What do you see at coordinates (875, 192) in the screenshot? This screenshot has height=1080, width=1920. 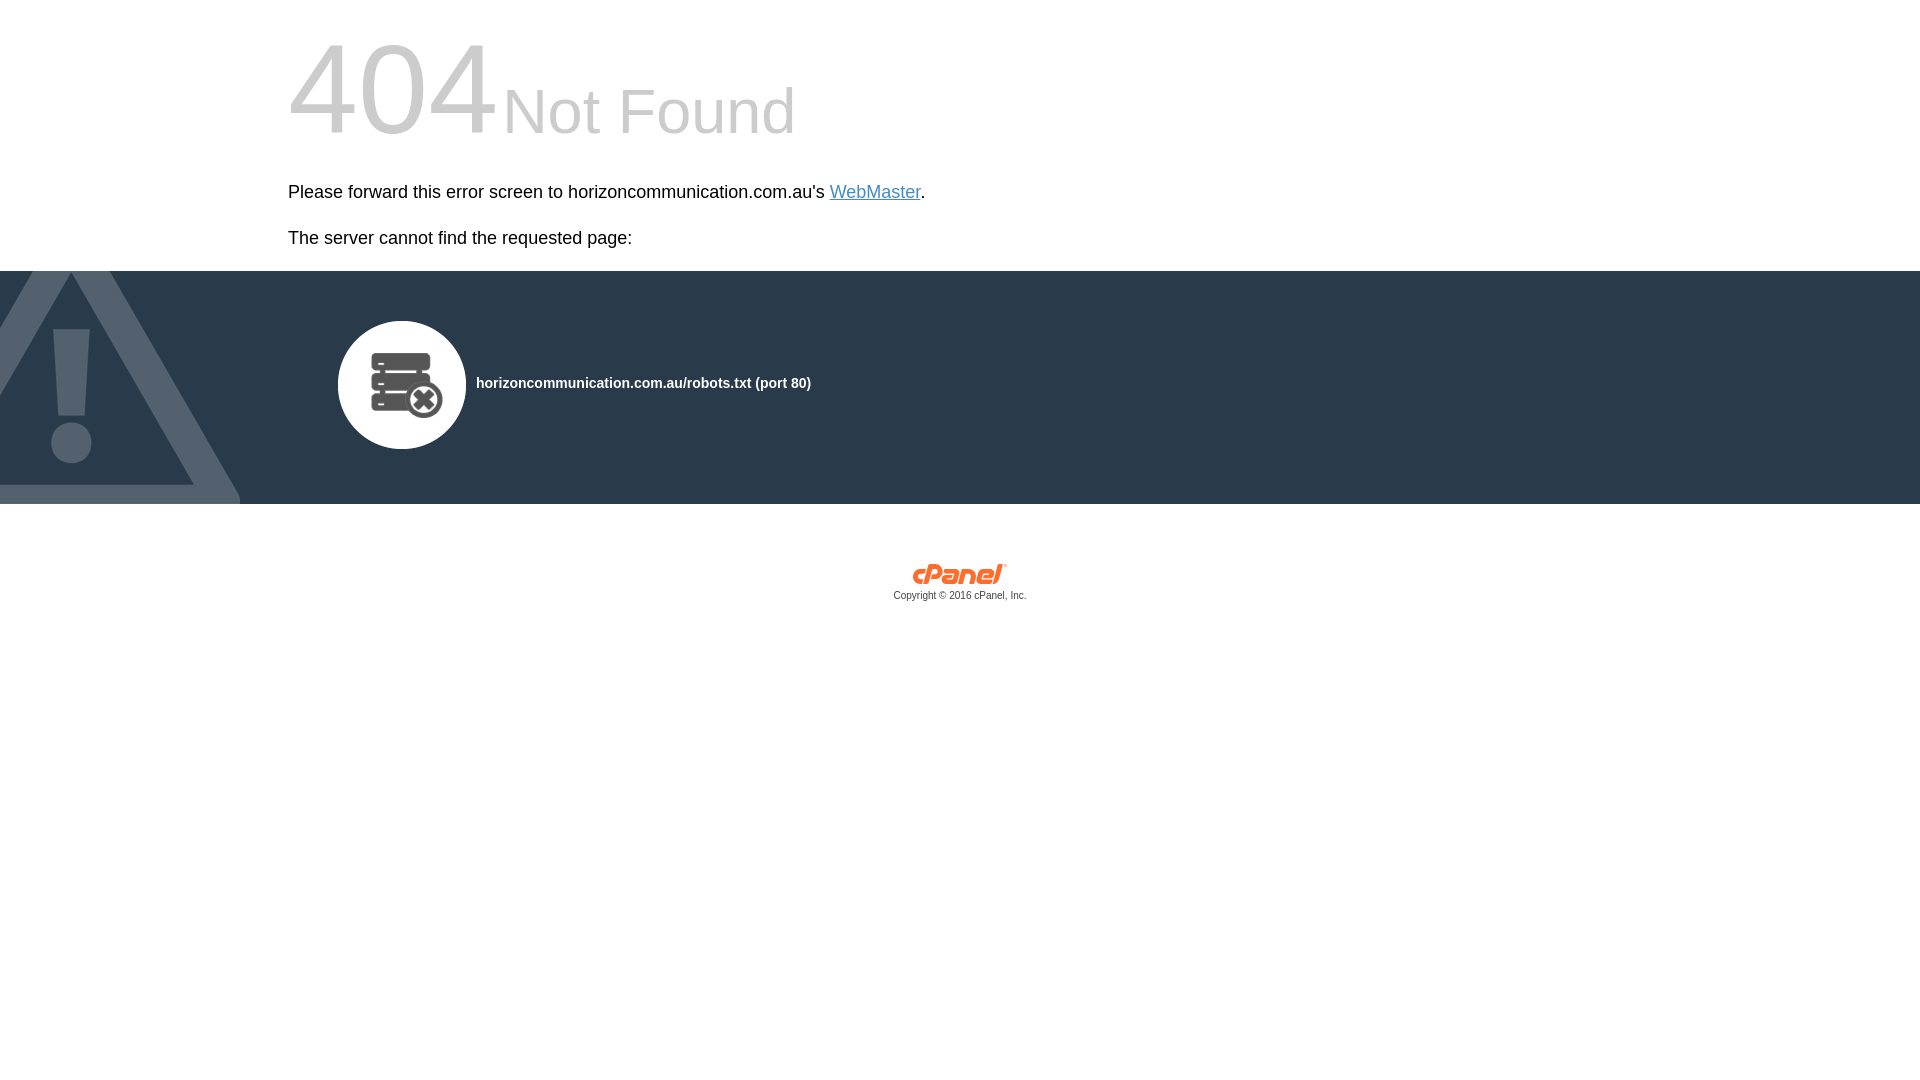 I see `'WebMaster'` at bounding box center [875, 192].